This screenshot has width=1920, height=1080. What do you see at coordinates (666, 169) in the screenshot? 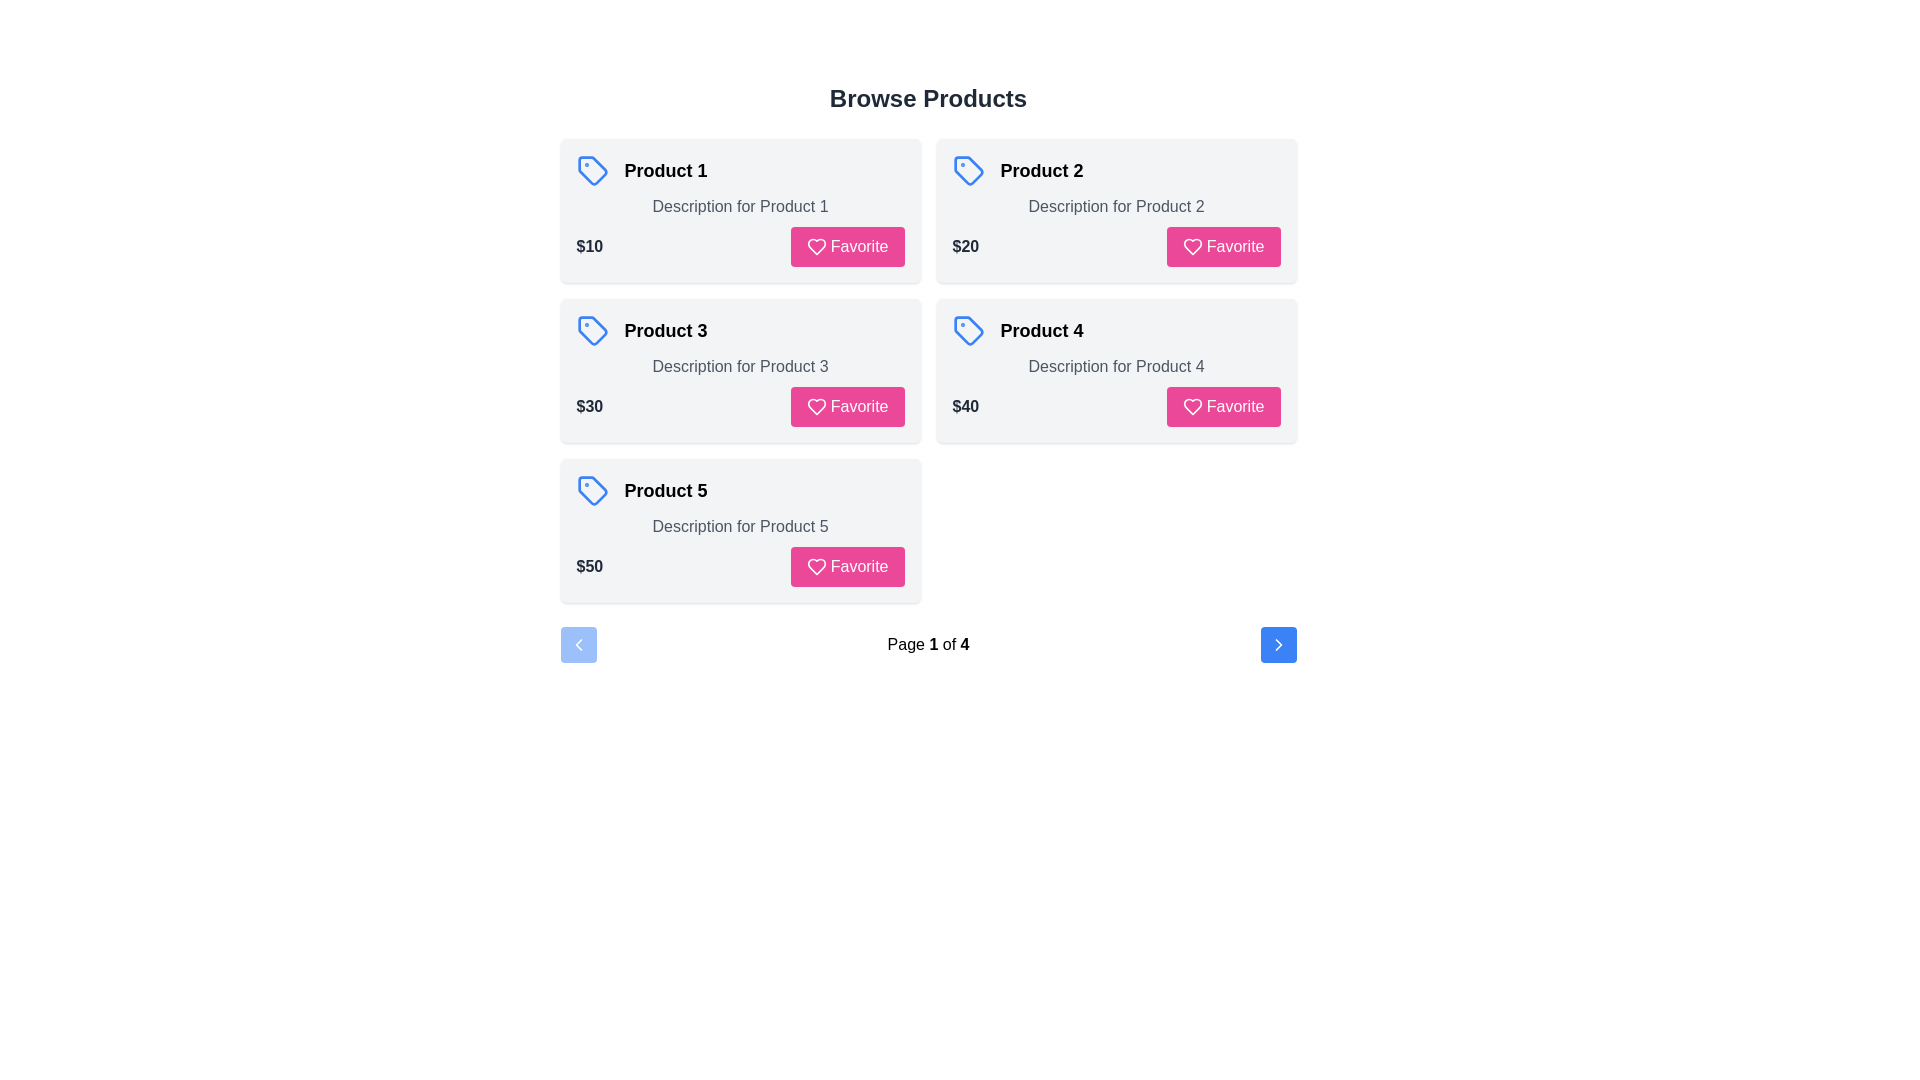
I see `text displayed in the 'Product 1' text label, which is styled in bold and larger font size, located at the top left corner of the first product card` at bounding box center [666, 169].